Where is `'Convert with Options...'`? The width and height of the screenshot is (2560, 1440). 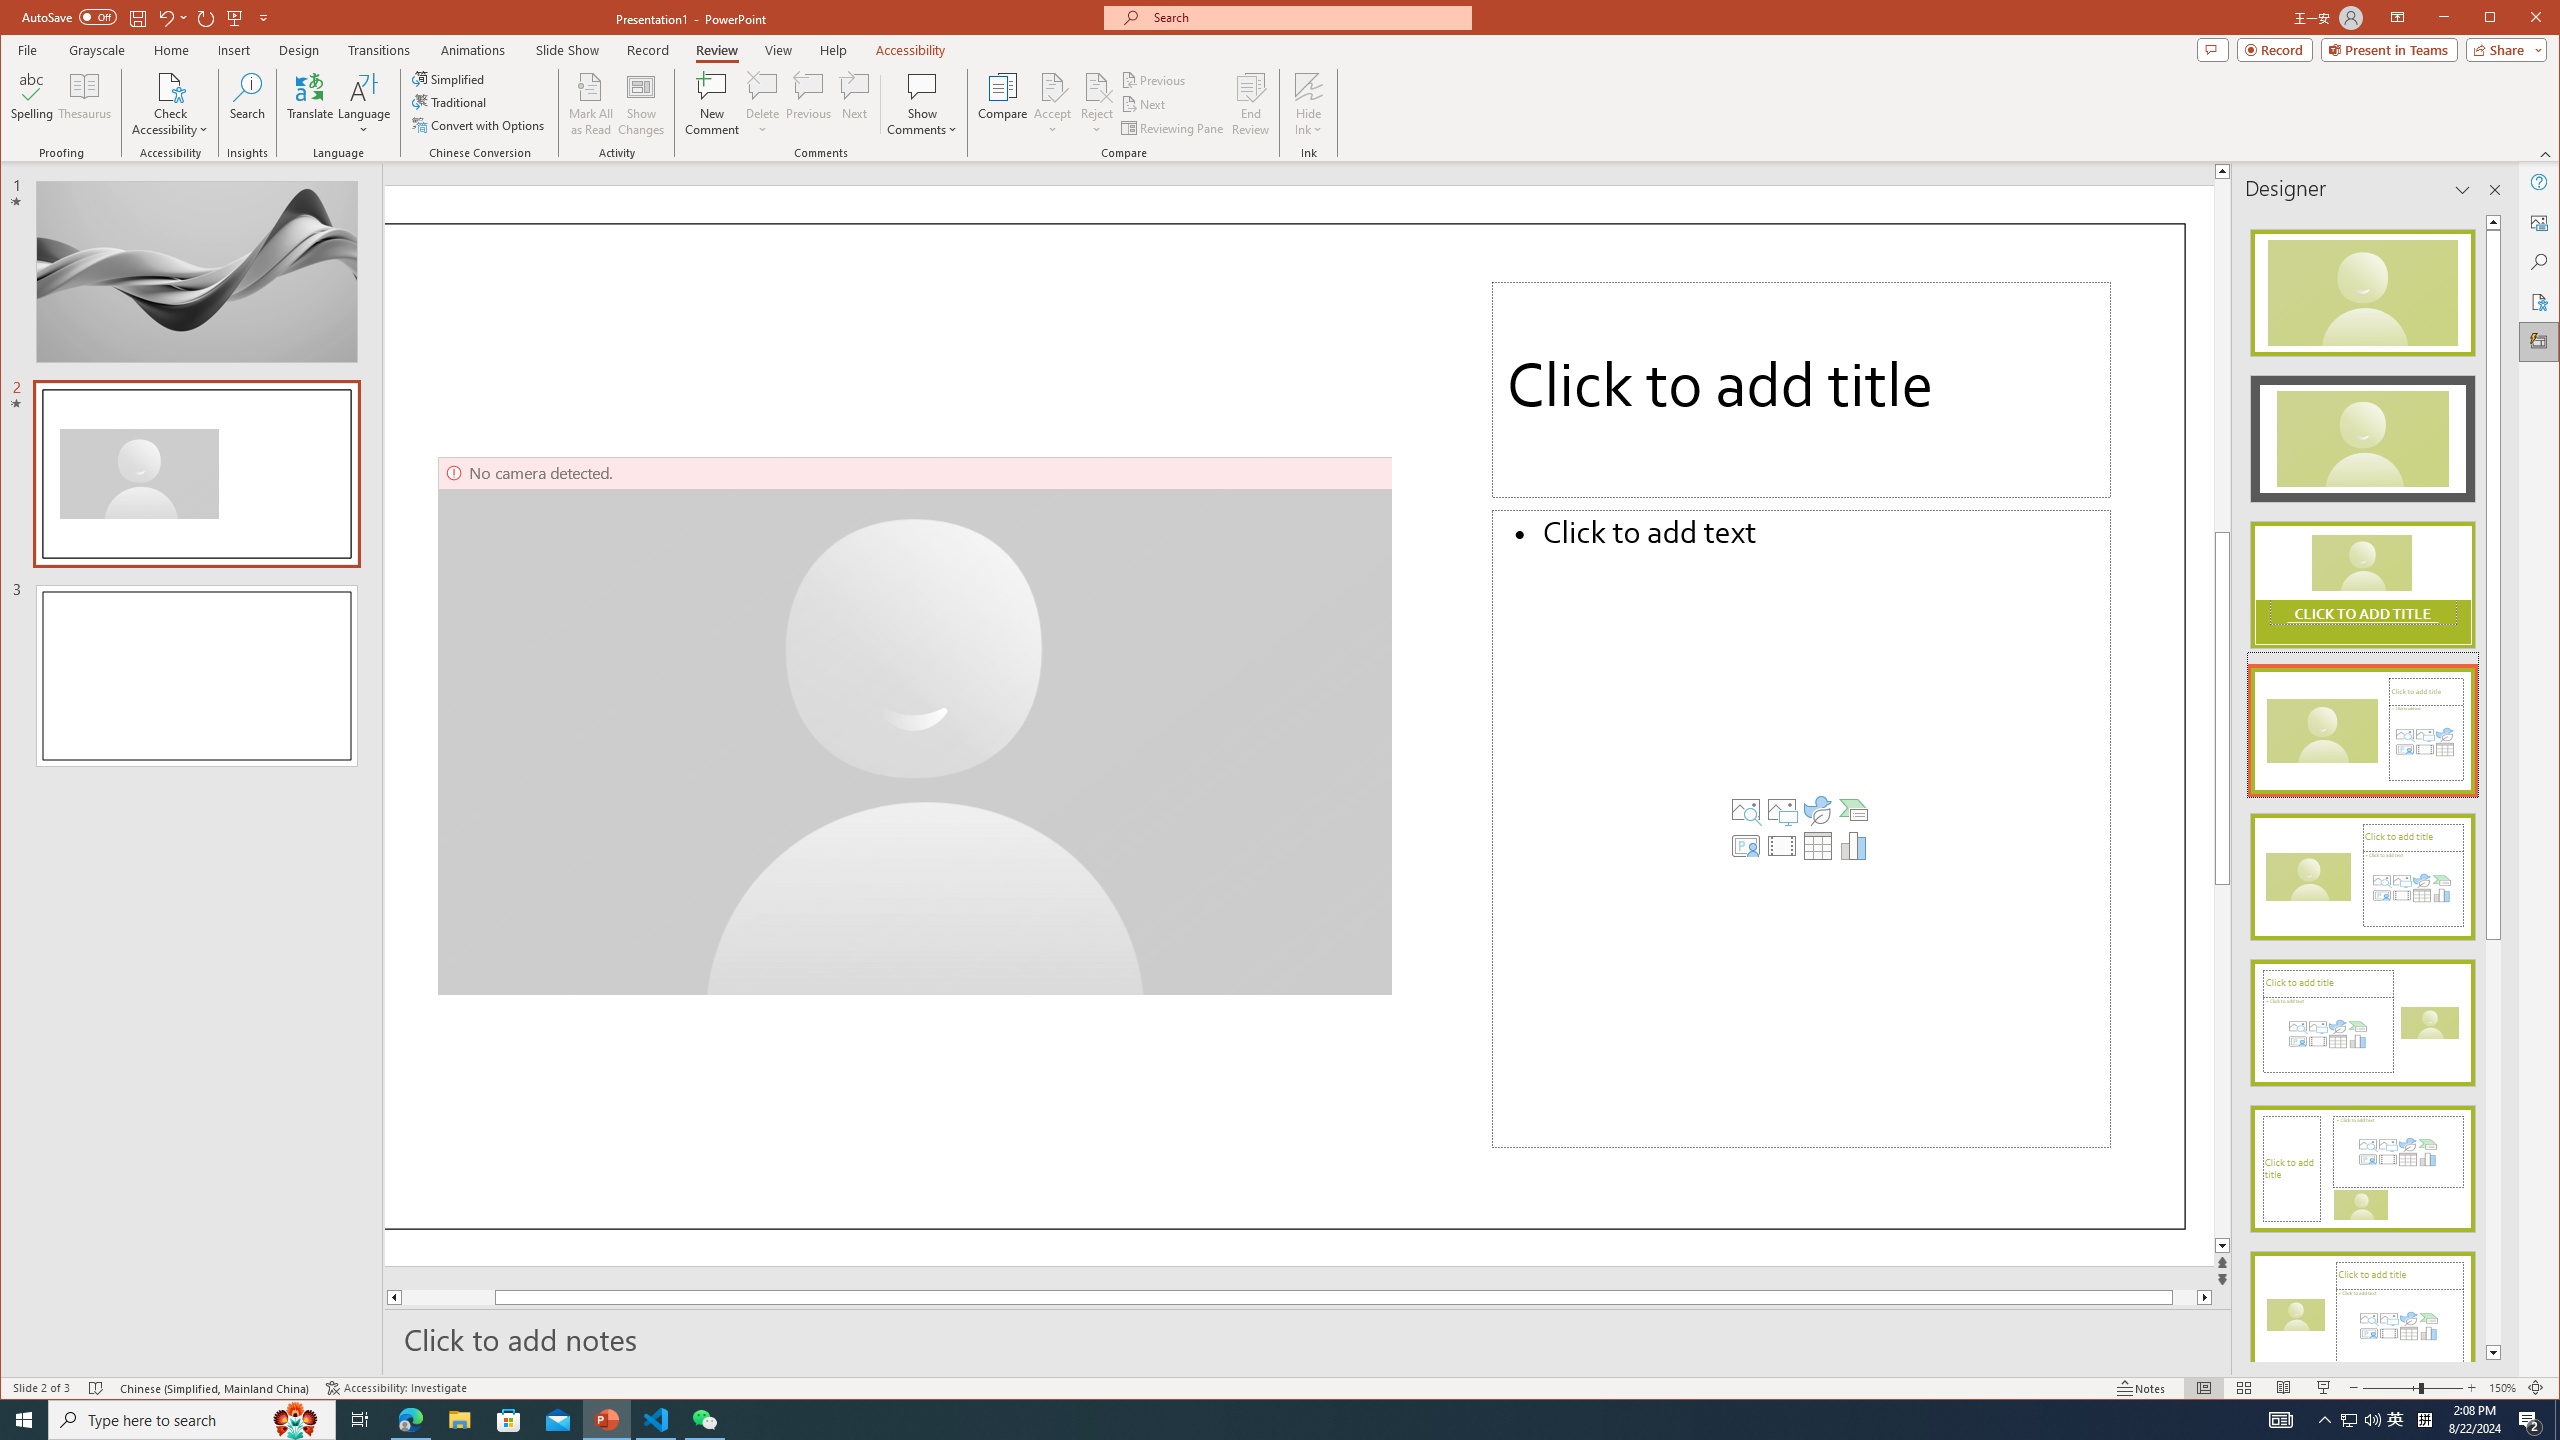
'Convert with Options...' is located at coordinates (480, 125).